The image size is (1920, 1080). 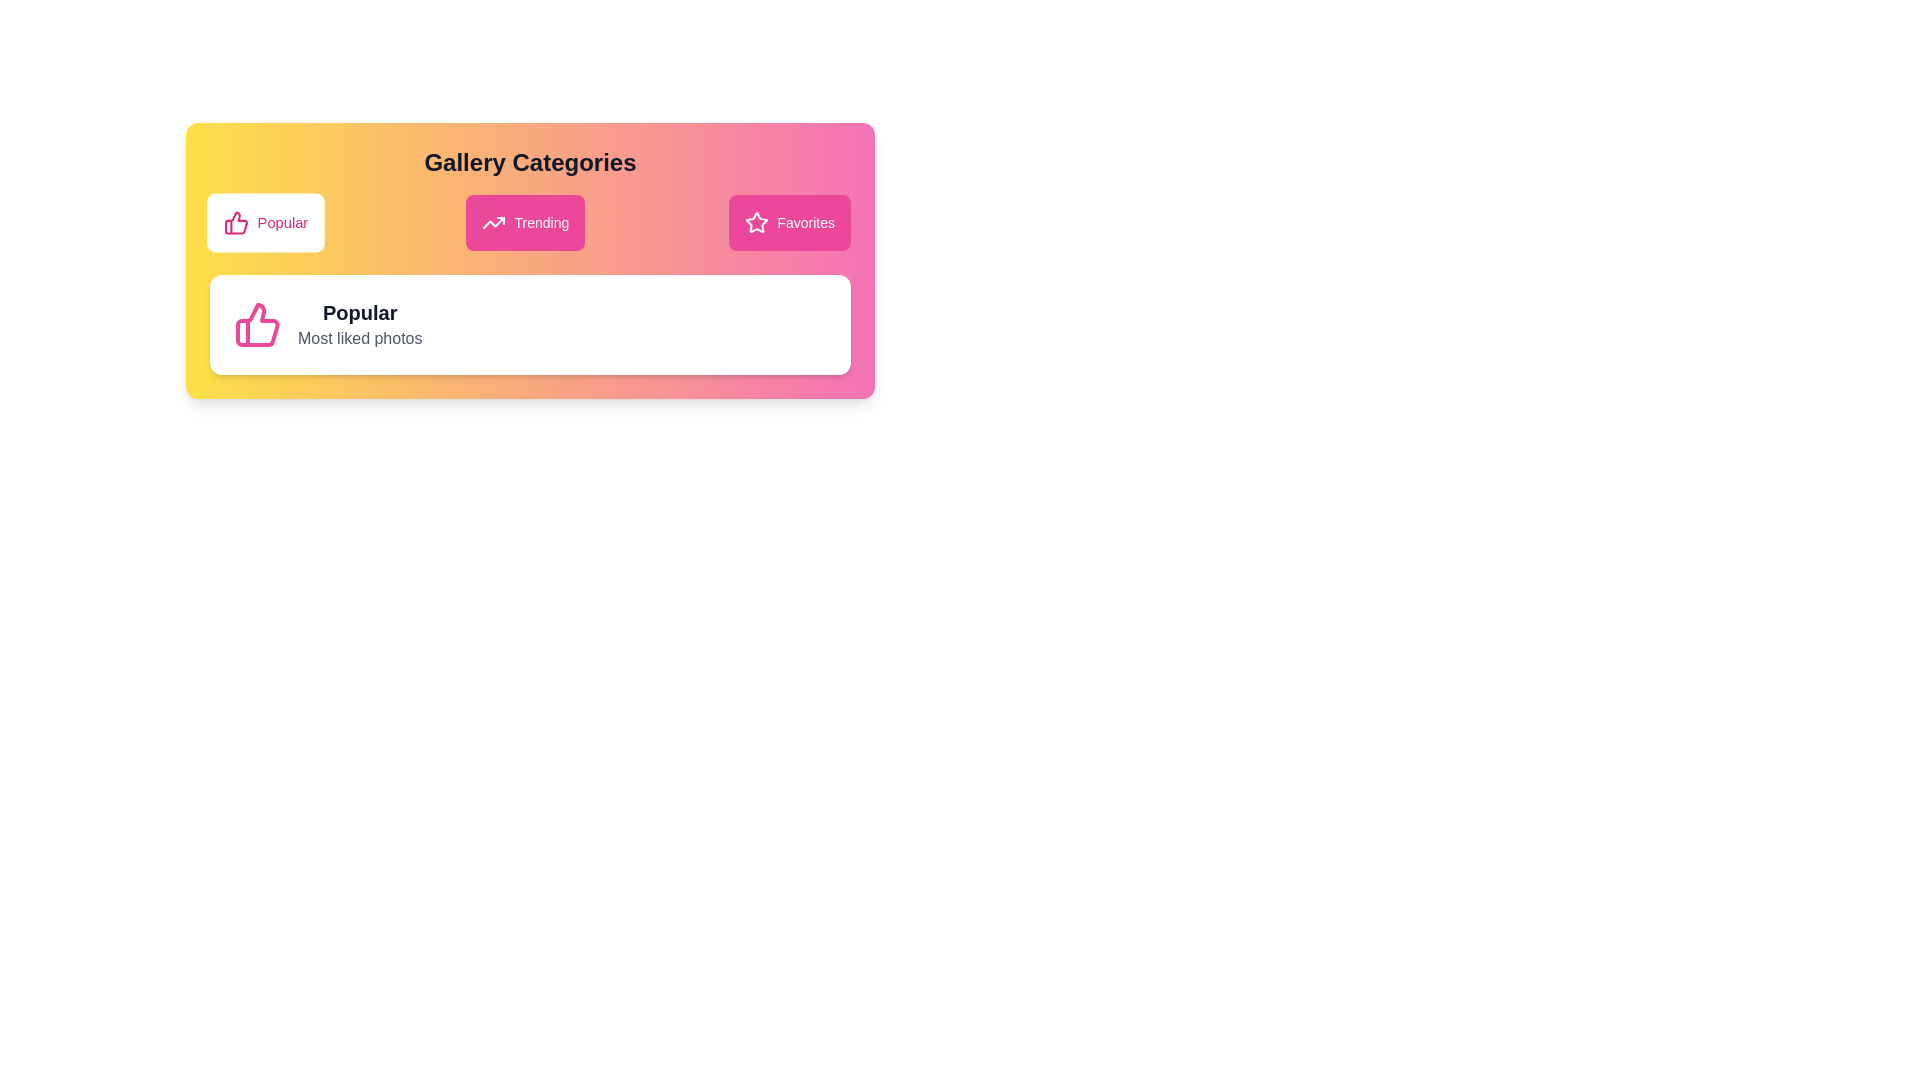 I want to click on the pink thumbs-up icon that visually represents a 'like' or approval action, located in the 'Popular' section near the top-left corner, so click(x=257, y=323).